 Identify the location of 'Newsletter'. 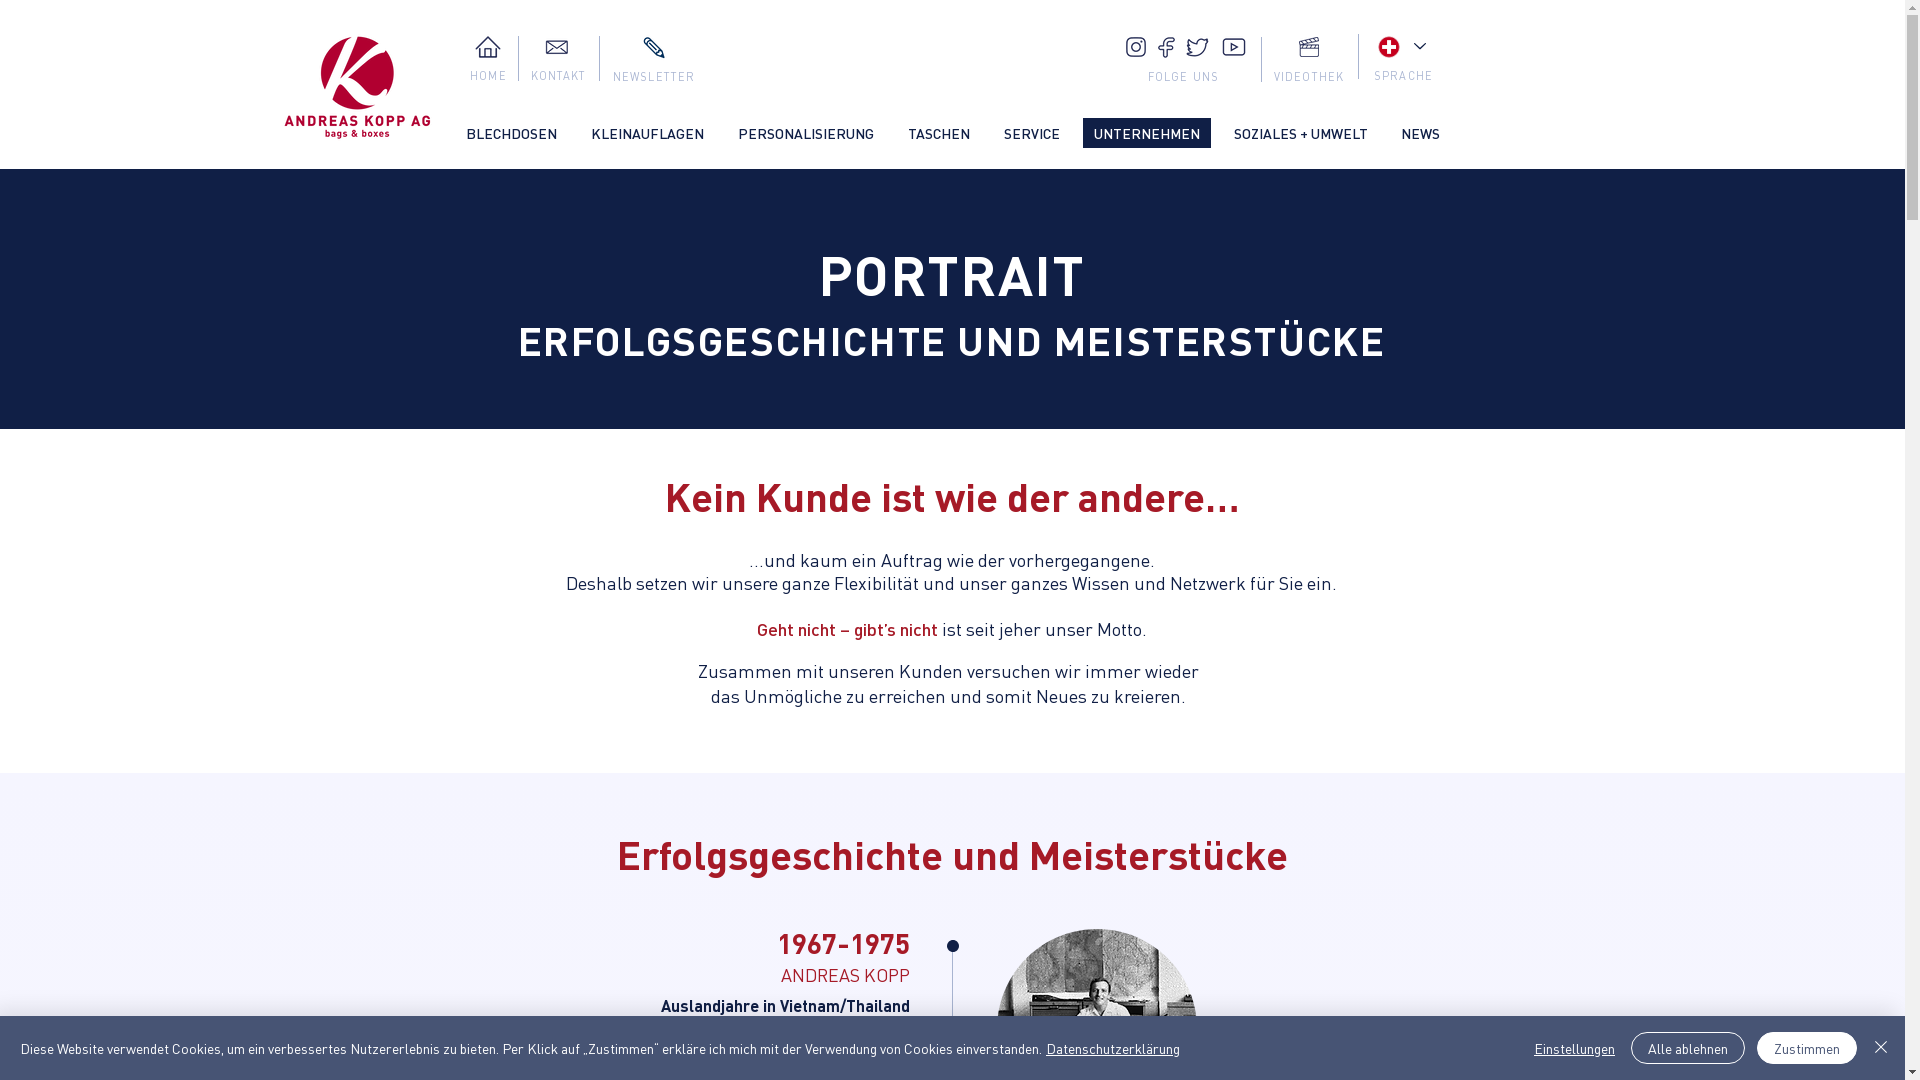
(652, 46).